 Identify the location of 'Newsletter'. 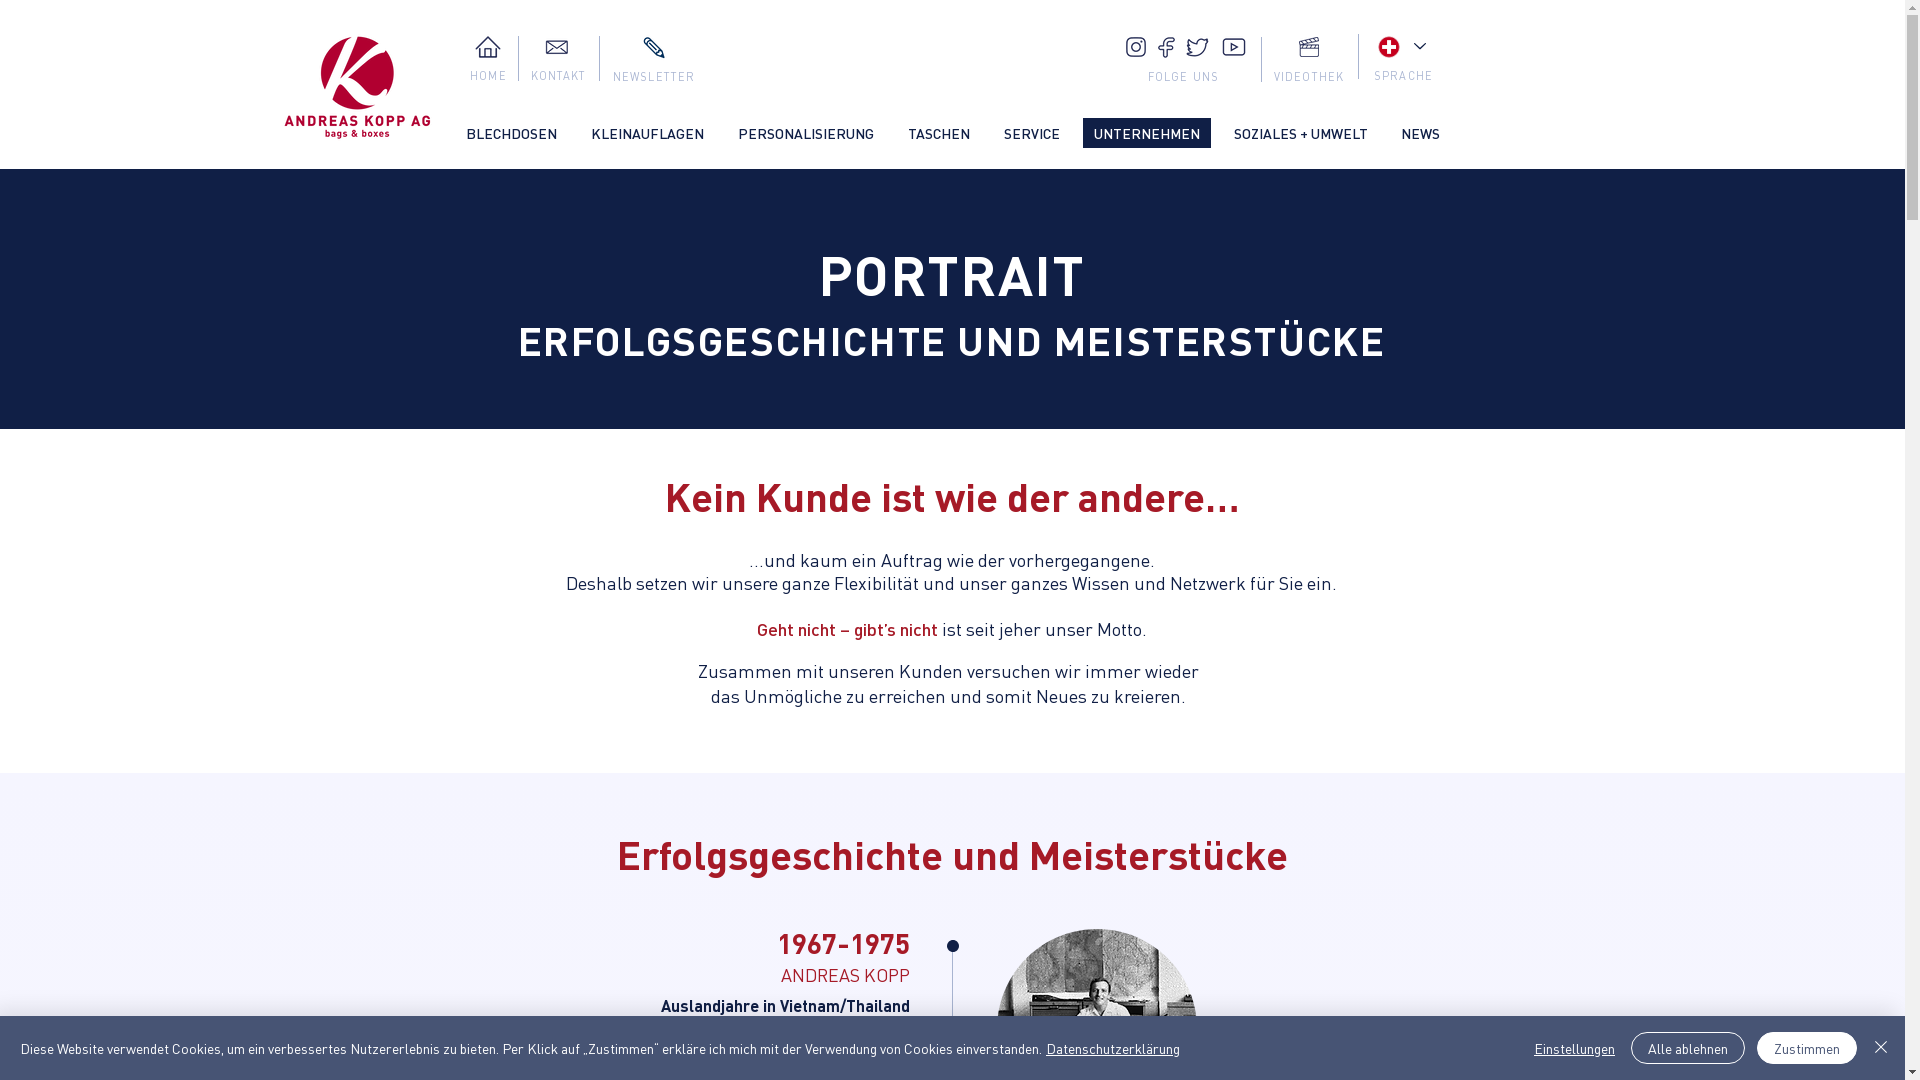
(652, 46).